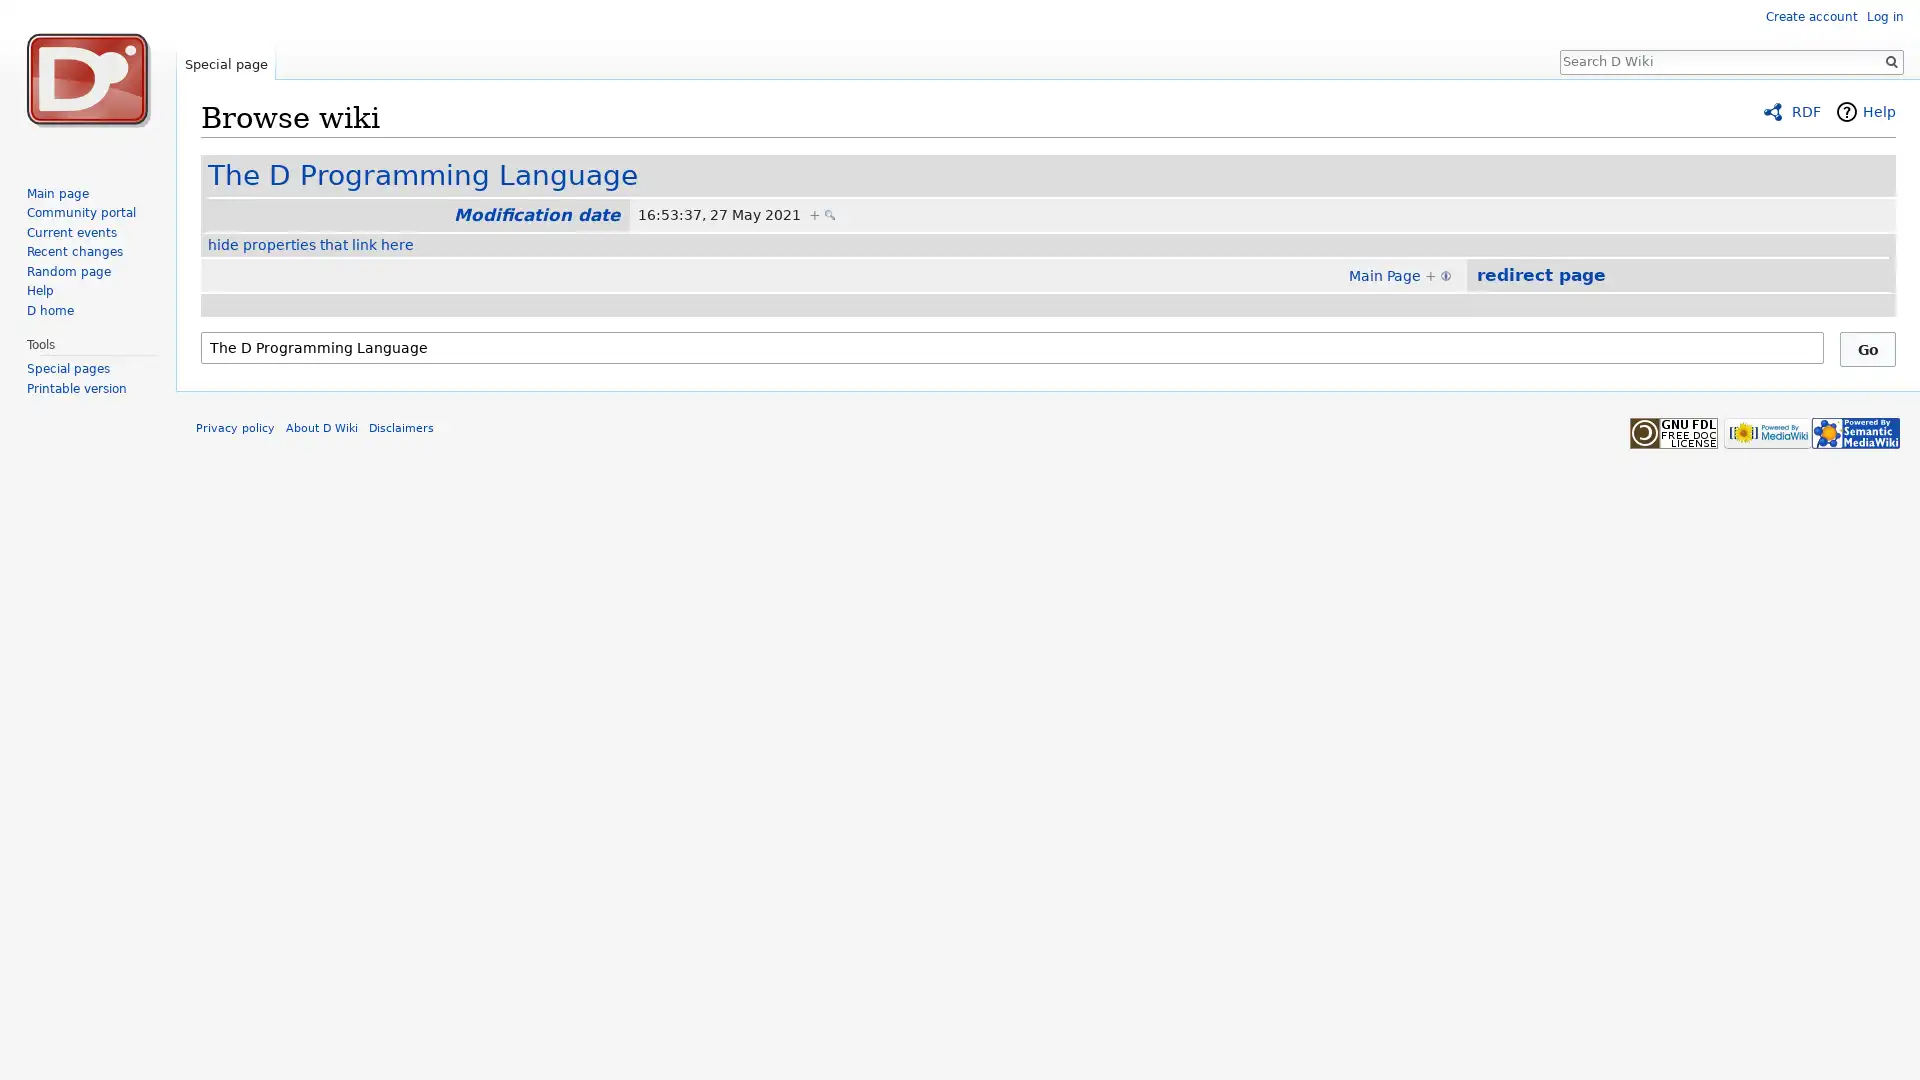 This screenshot has height=1080, width=1920. Describe the element at coordinates (1890, 60) in the screenshot. I see `Go` at that location.